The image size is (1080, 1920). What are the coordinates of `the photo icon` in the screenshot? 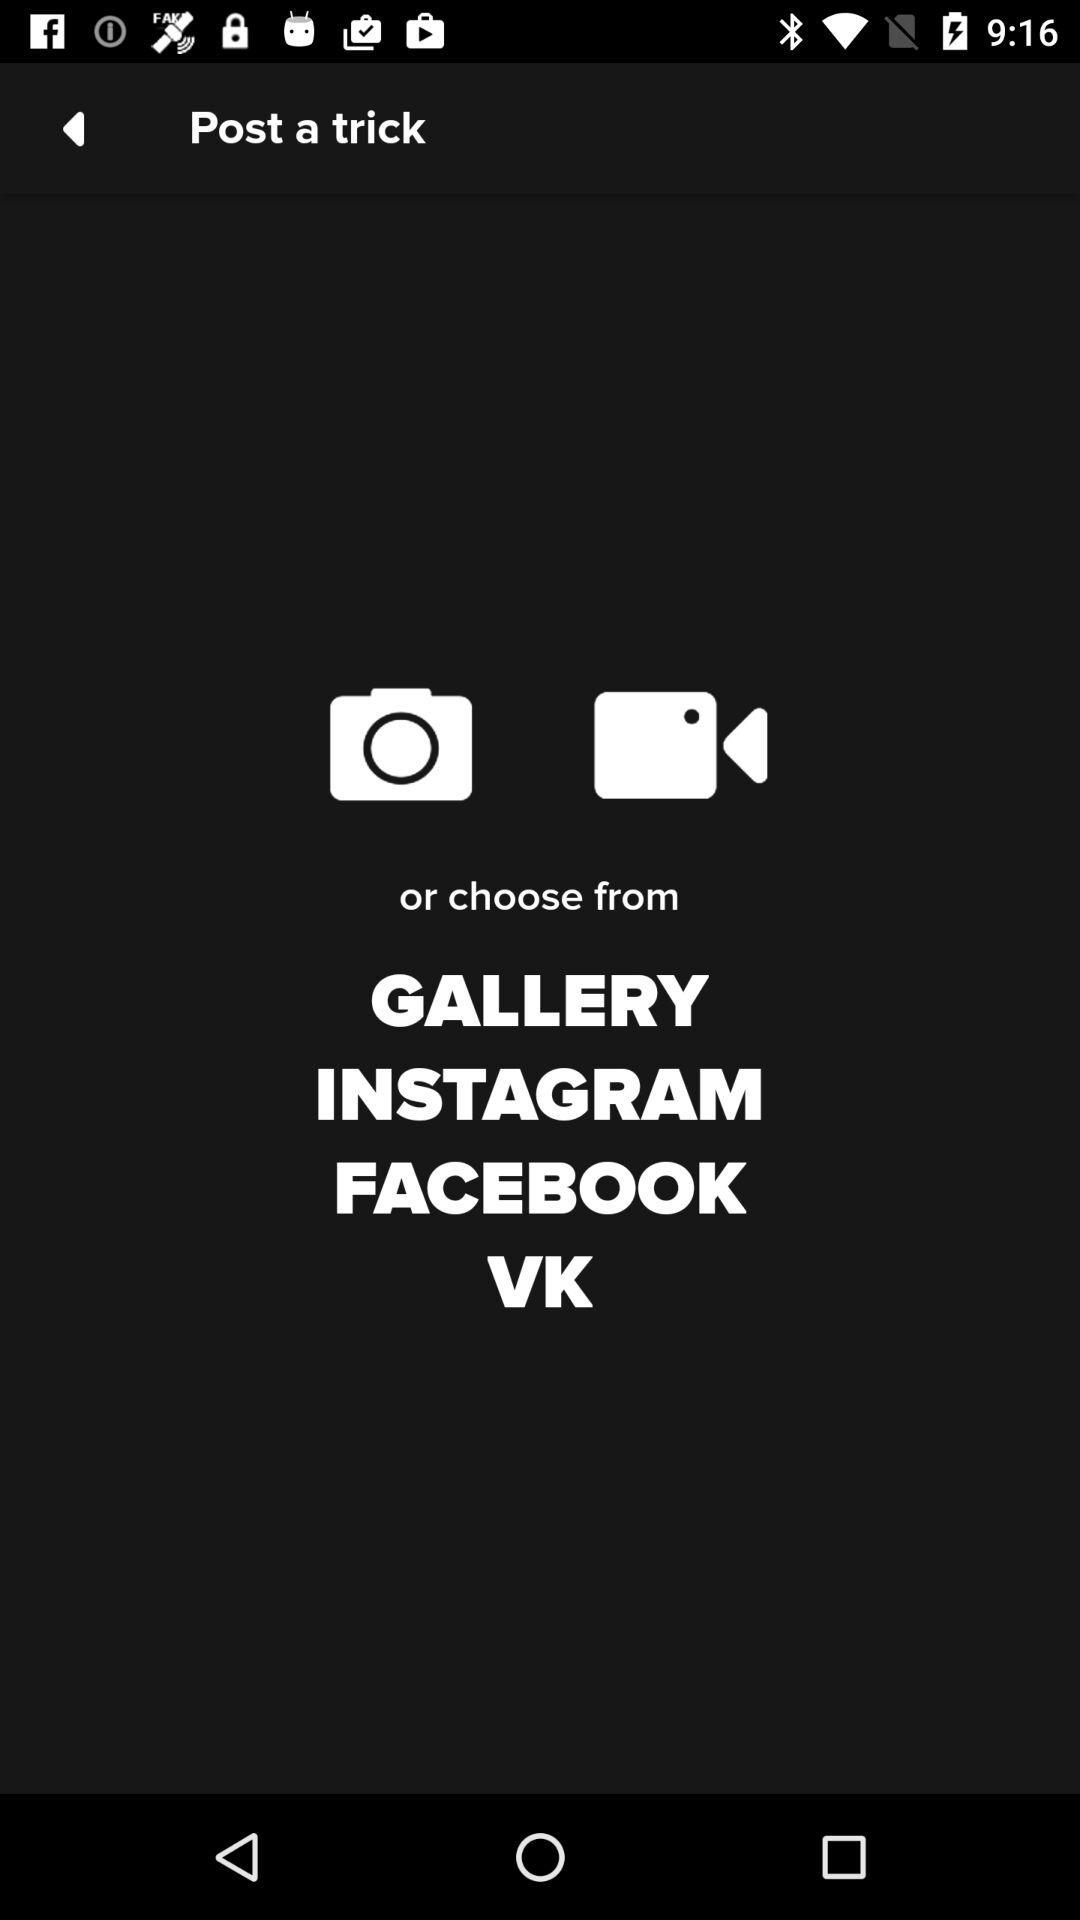 It's located at (400, 743).